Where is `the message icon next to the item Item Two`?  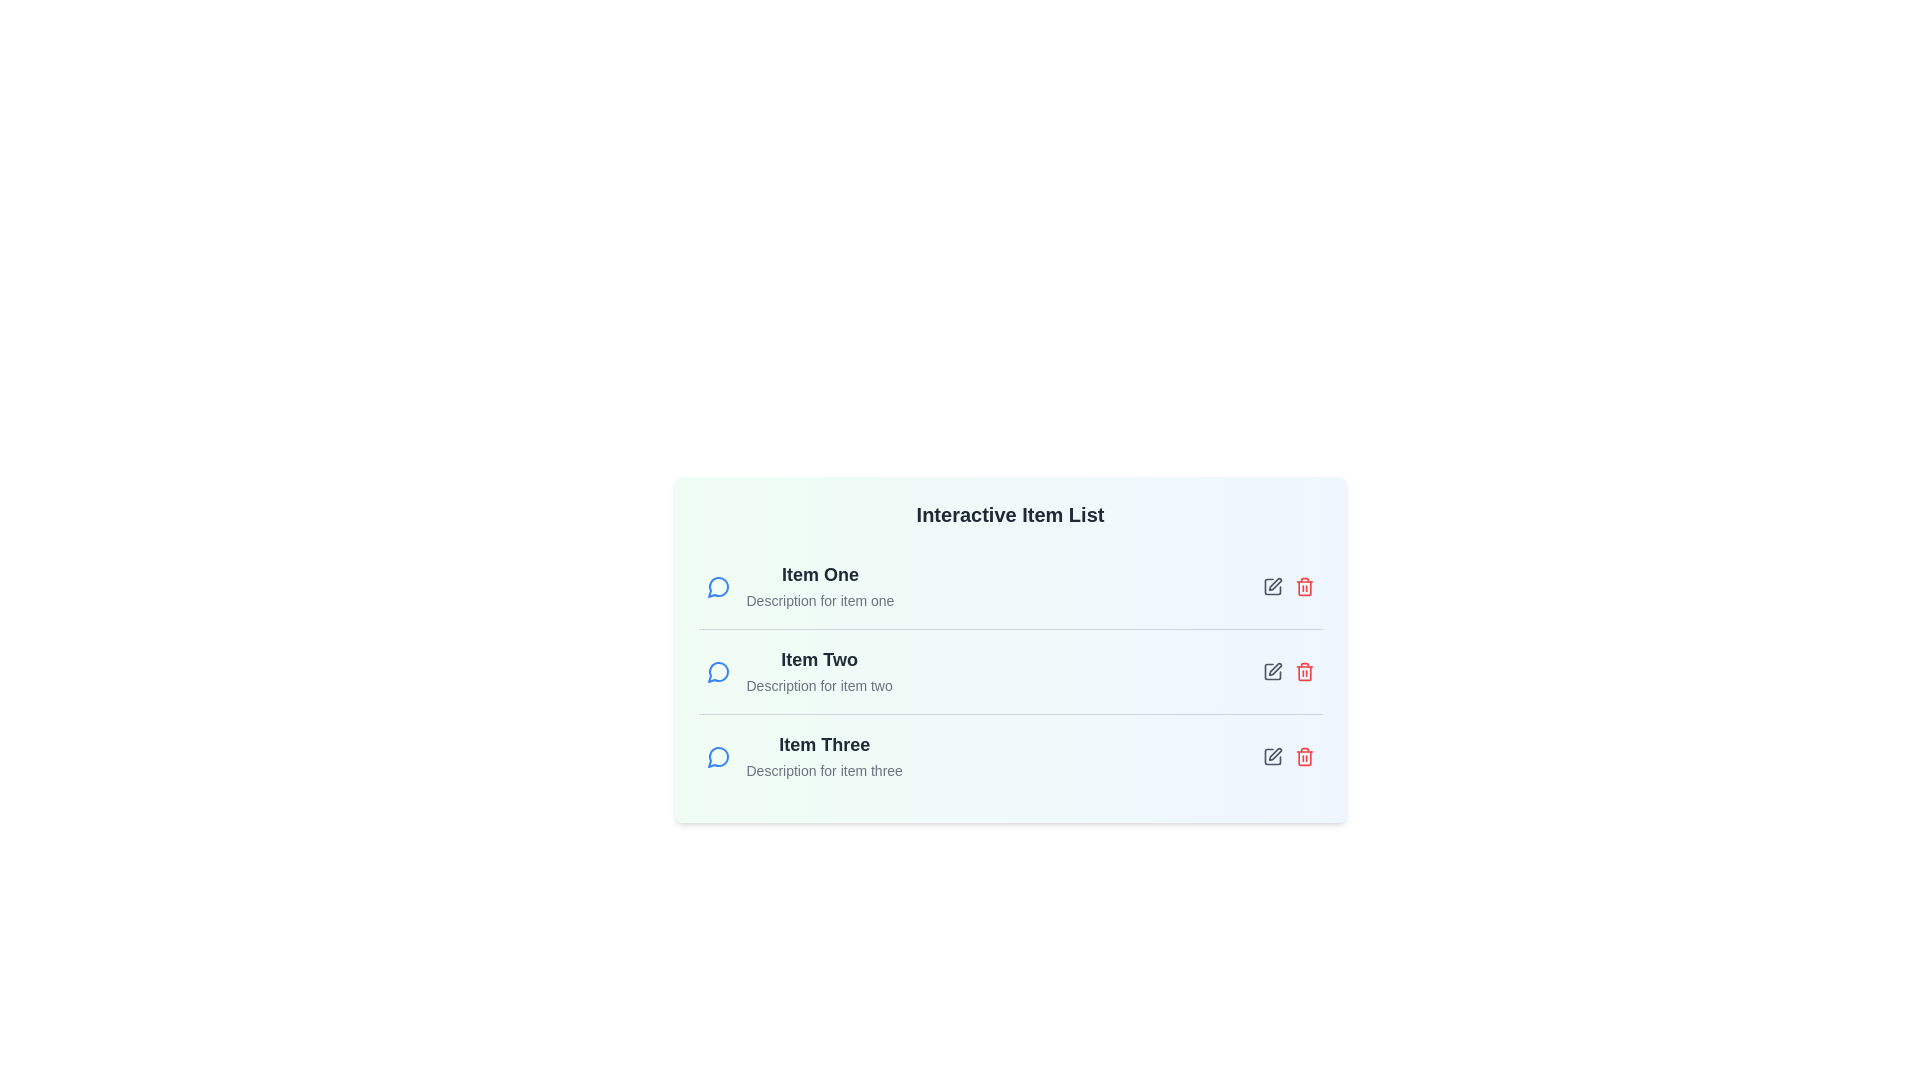 the message icon next to the item Item Two is located at coordinates (718, 671).